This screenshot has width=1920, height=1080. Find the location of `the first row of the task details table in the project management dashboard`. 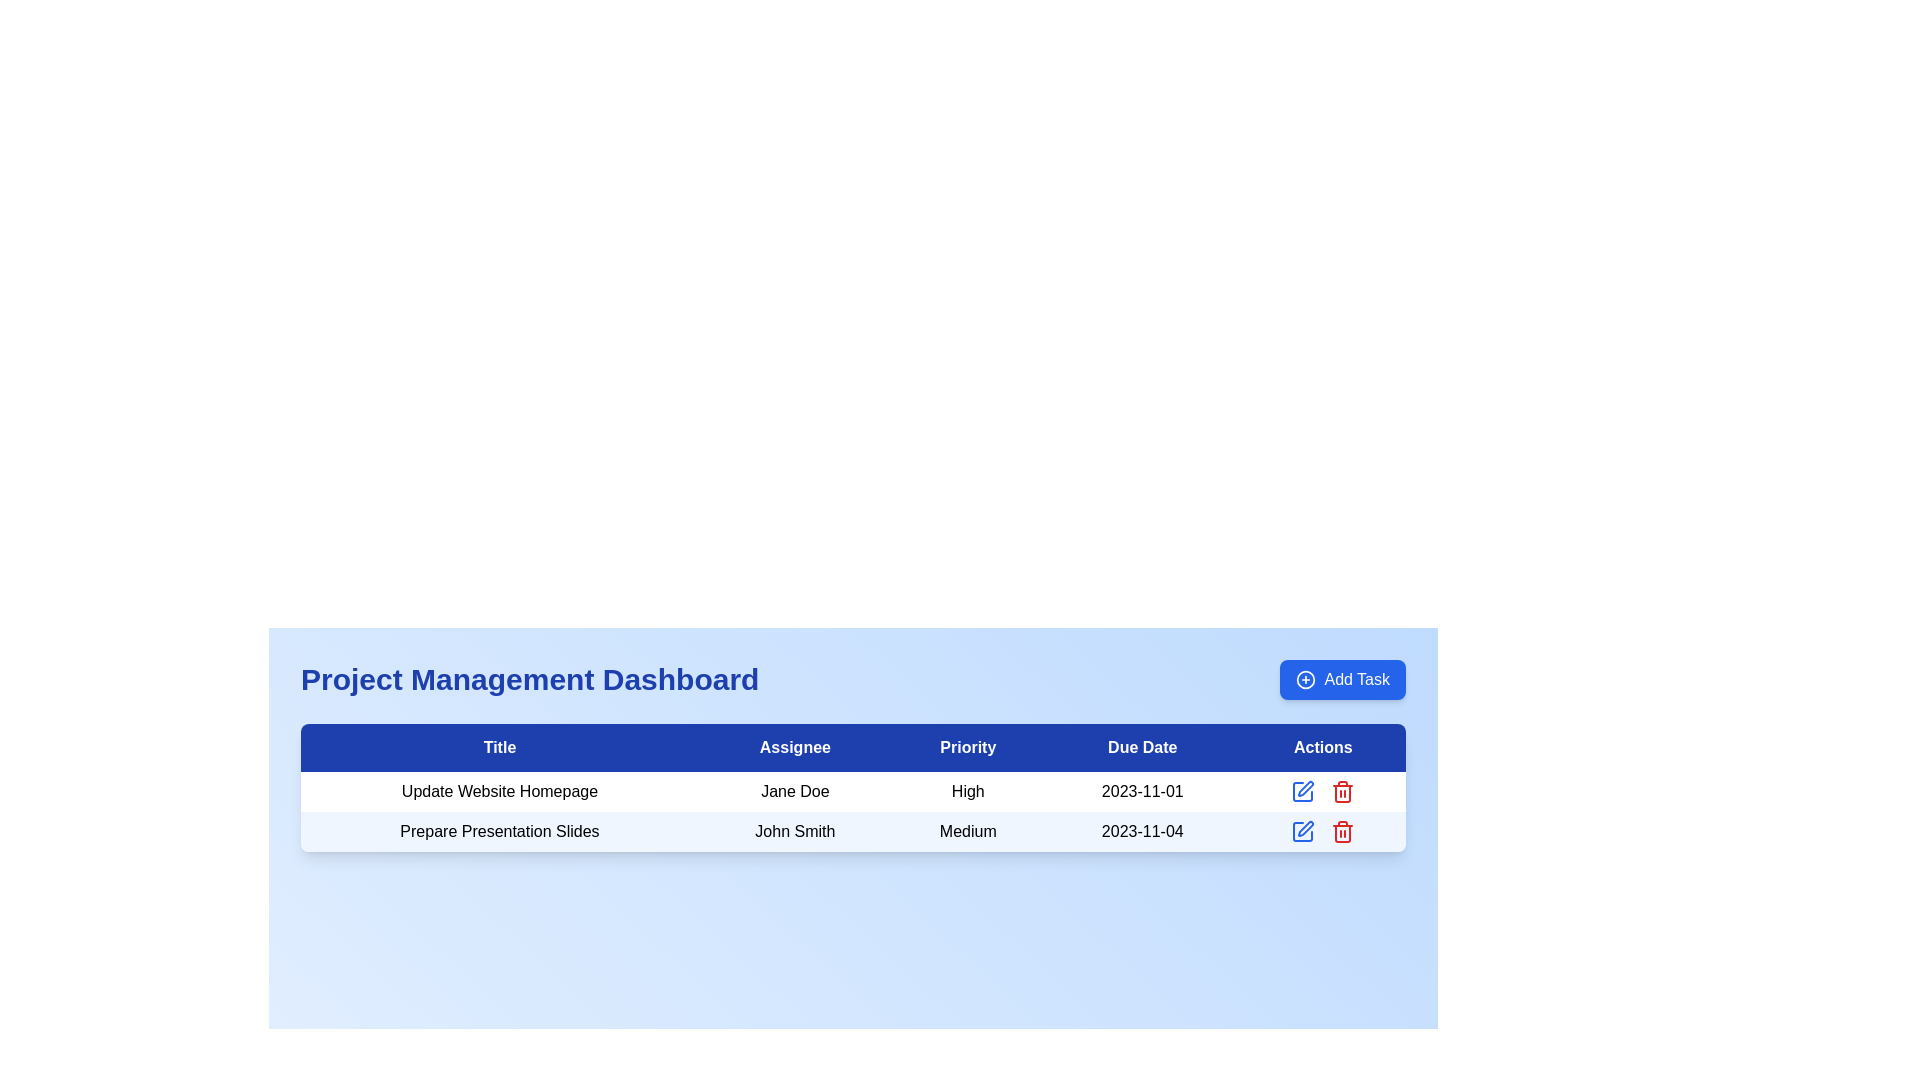

the first row of the task details table in the project management dashboard is located at coordinates (853, 790).